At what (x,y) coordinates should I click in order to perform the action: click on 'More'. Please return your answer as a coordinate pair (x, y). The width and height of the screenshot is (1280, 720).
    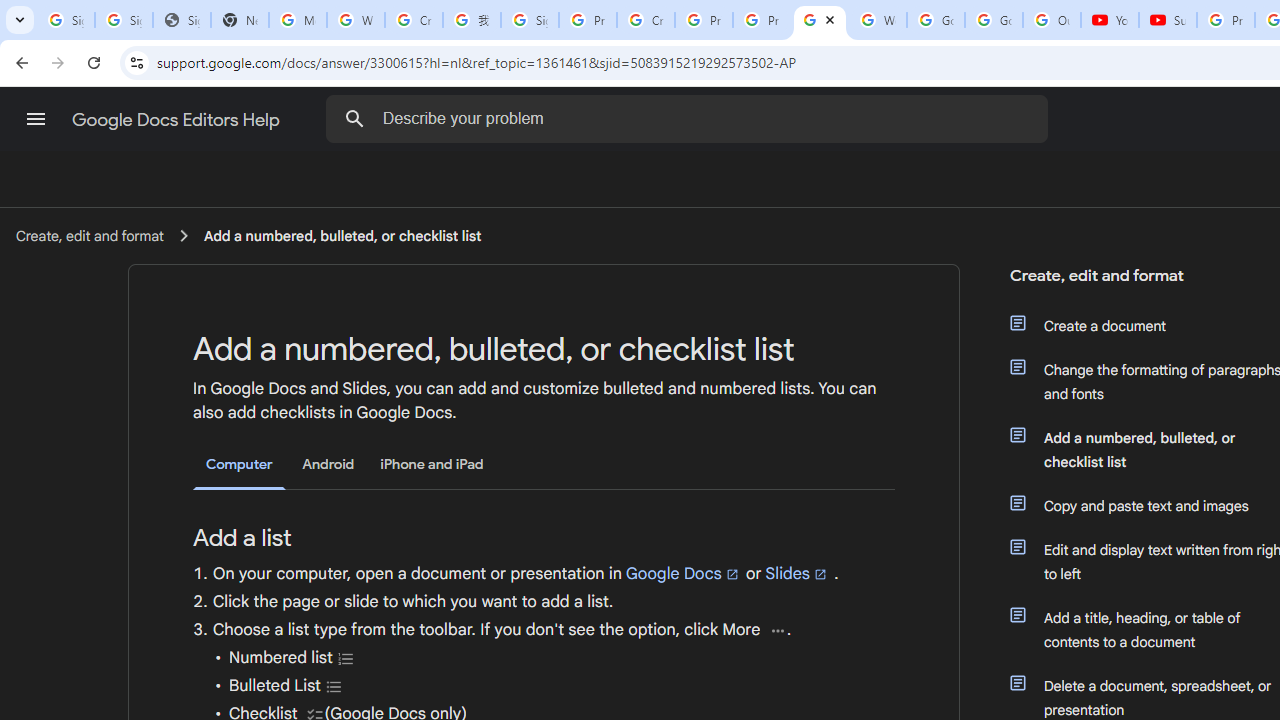
    Looking at the image, I should click on (776, 630).